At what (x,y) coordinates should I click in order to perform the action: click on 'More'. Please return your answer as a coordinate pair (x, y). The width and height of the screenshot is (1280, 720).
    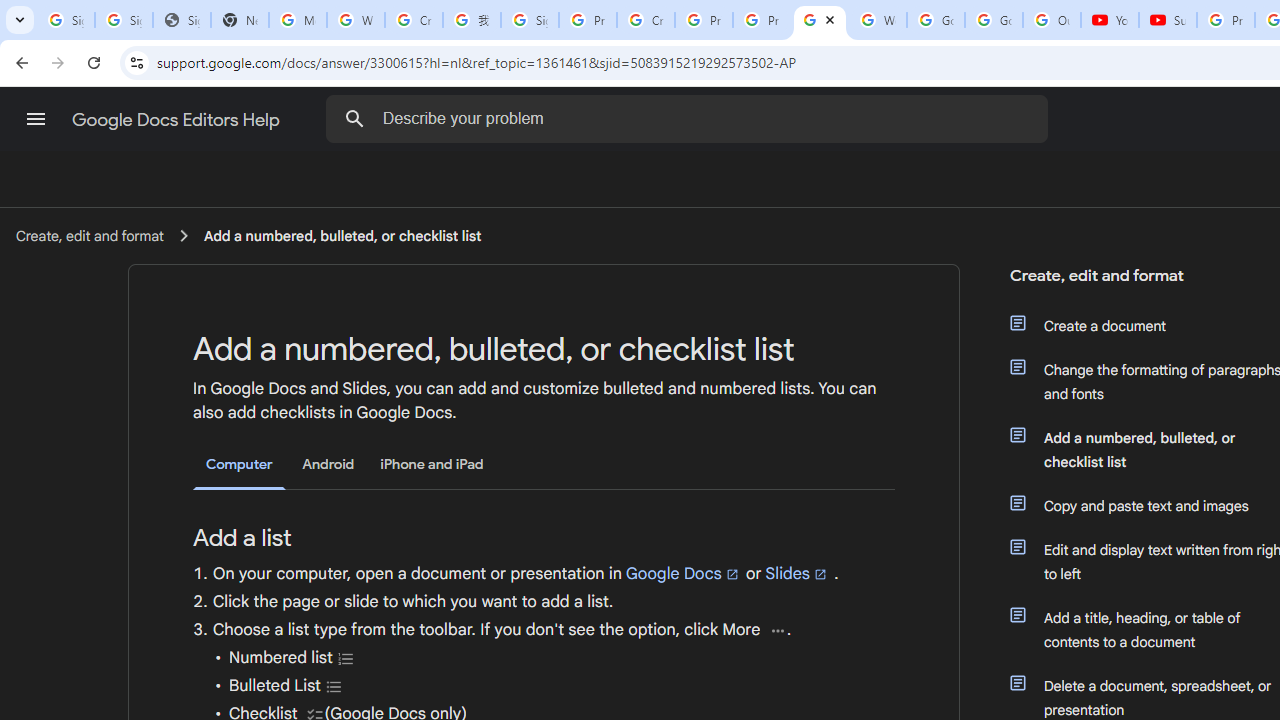
    Looking at the image, I should click on (776, 630).